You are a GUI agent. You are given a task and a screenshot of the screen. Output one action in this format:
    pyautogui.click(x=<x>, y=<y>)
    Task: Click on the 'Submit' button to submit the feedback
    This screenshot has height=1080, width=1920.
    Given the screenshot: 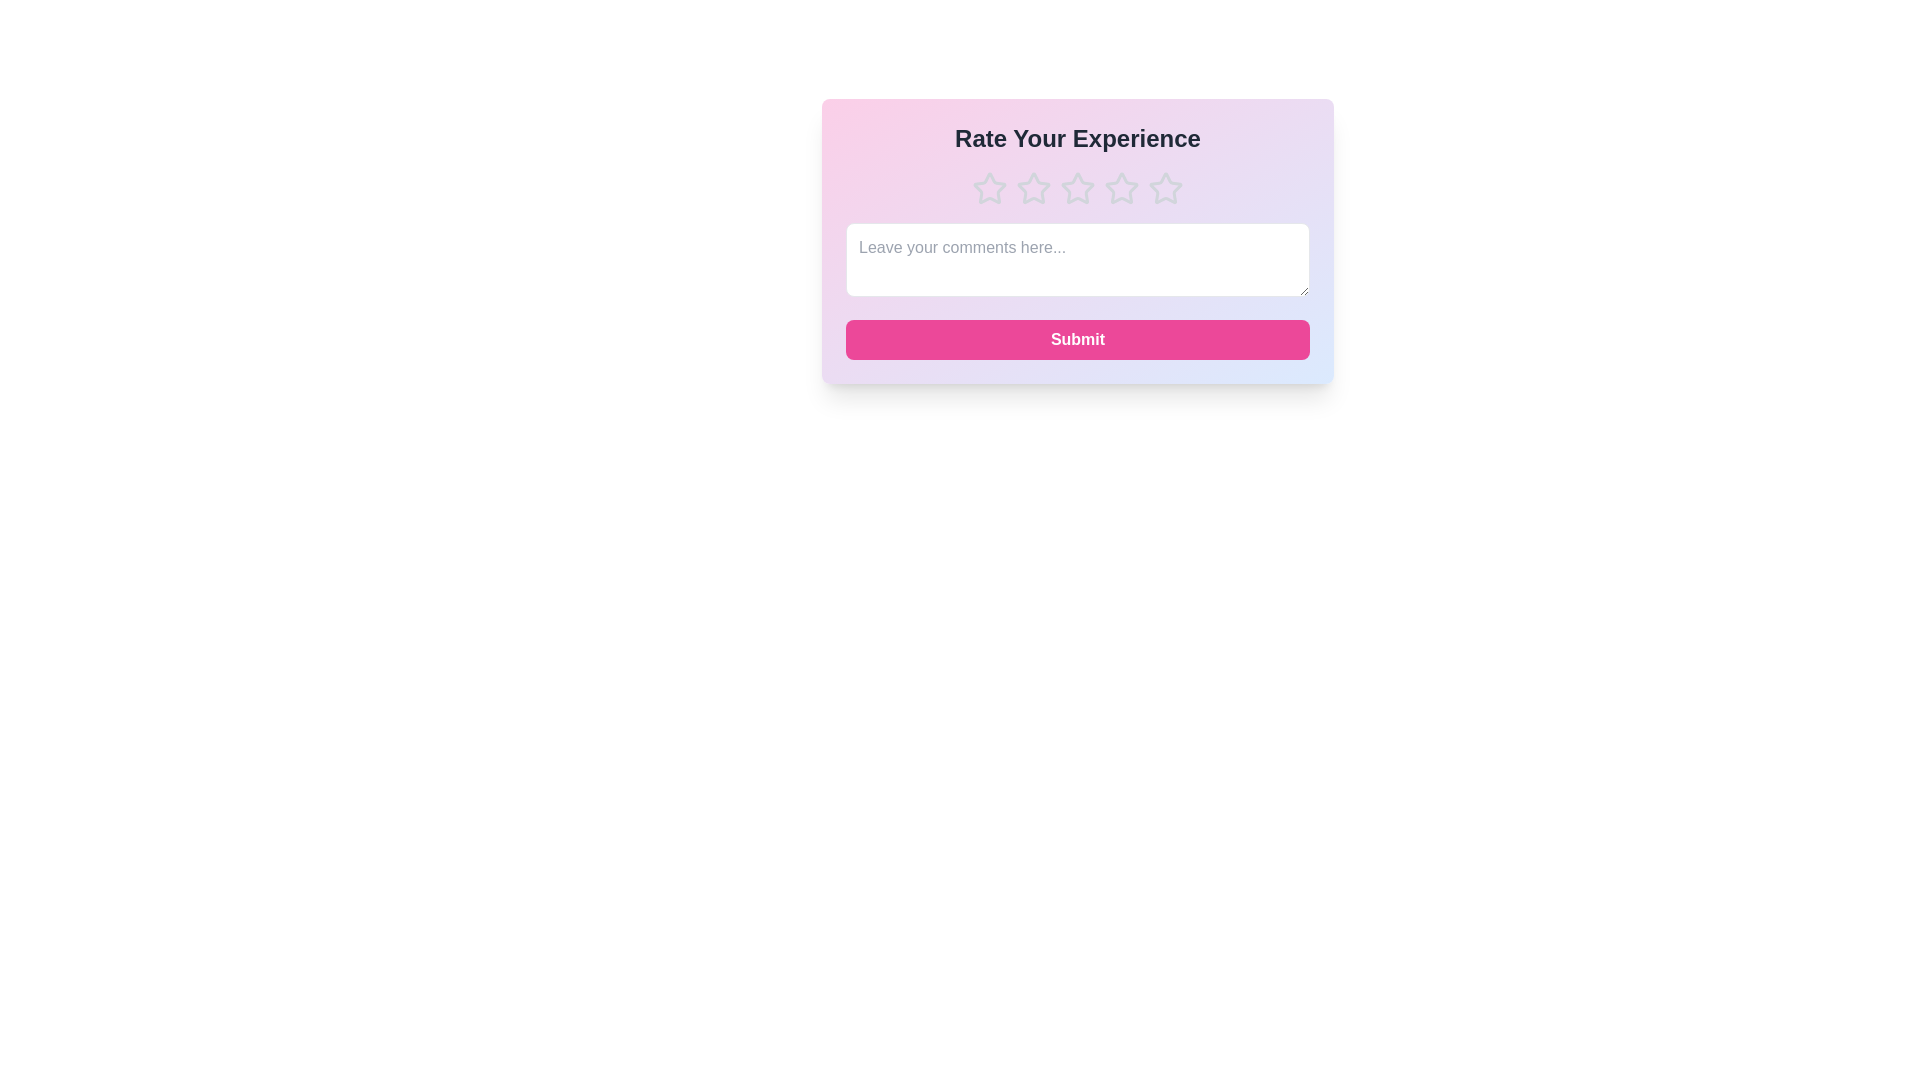 What is the action you would take?
    pyautogui.click(x=1077, y=338)
    